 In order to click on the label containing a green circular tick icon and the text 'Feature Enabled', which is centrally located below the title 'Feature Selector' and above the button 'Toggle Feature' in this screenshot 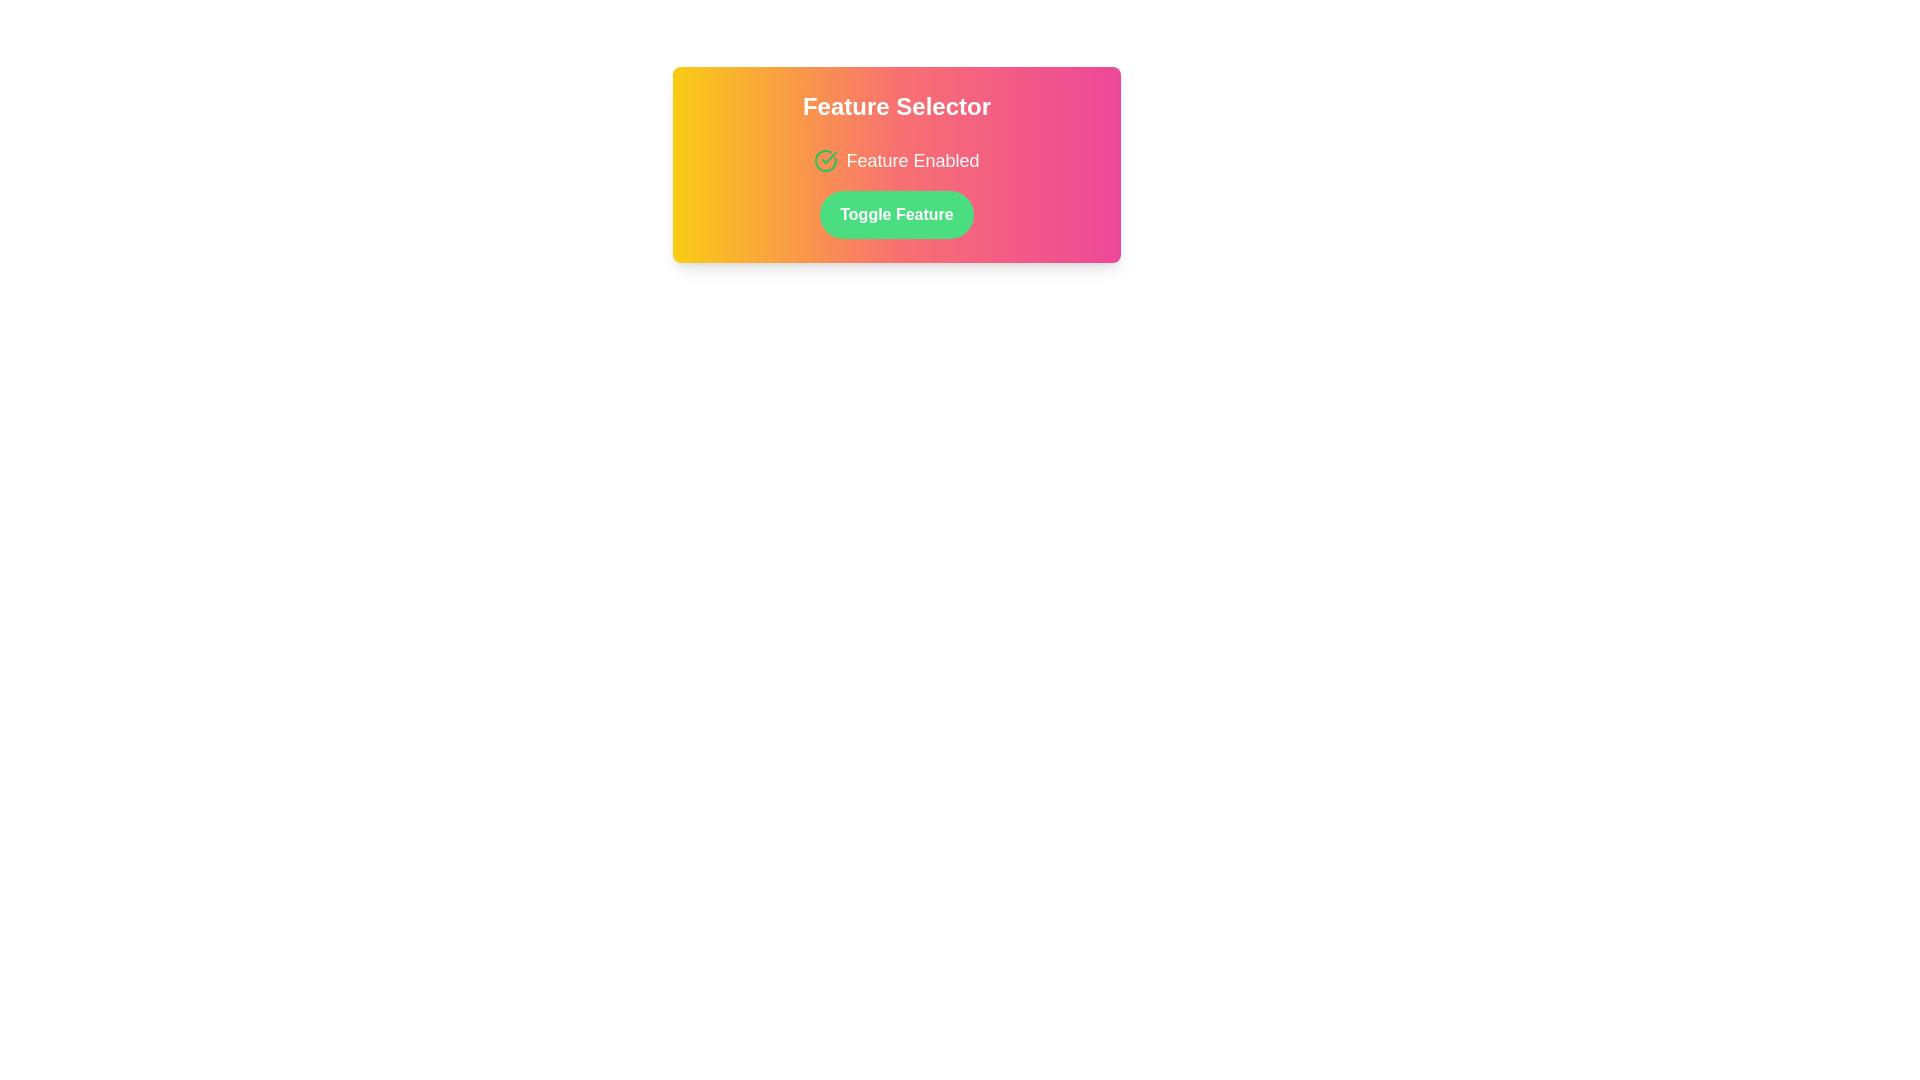, I will do `click(896, 160)`.